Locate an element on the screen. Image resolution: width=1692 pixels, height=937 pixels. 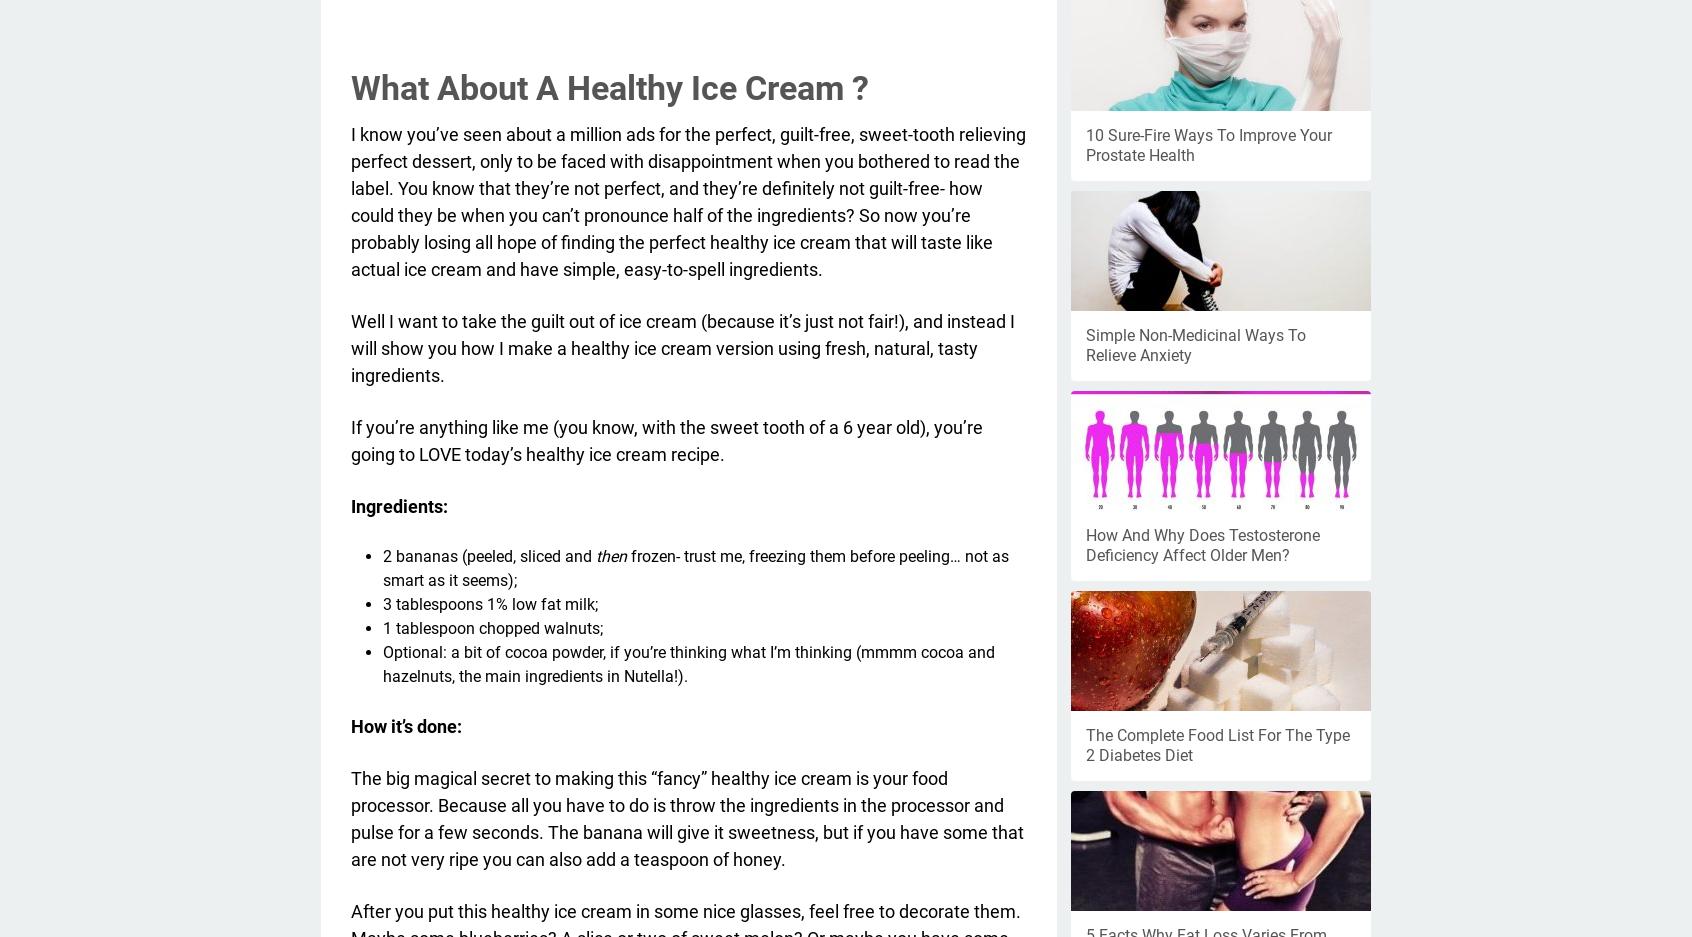
'If you’re anything like me (you know, with the sweet tooth of a 6 year old), you’re going to LOVE today’s healthy ice cream recipe.' is located at coordinates (666, 439).